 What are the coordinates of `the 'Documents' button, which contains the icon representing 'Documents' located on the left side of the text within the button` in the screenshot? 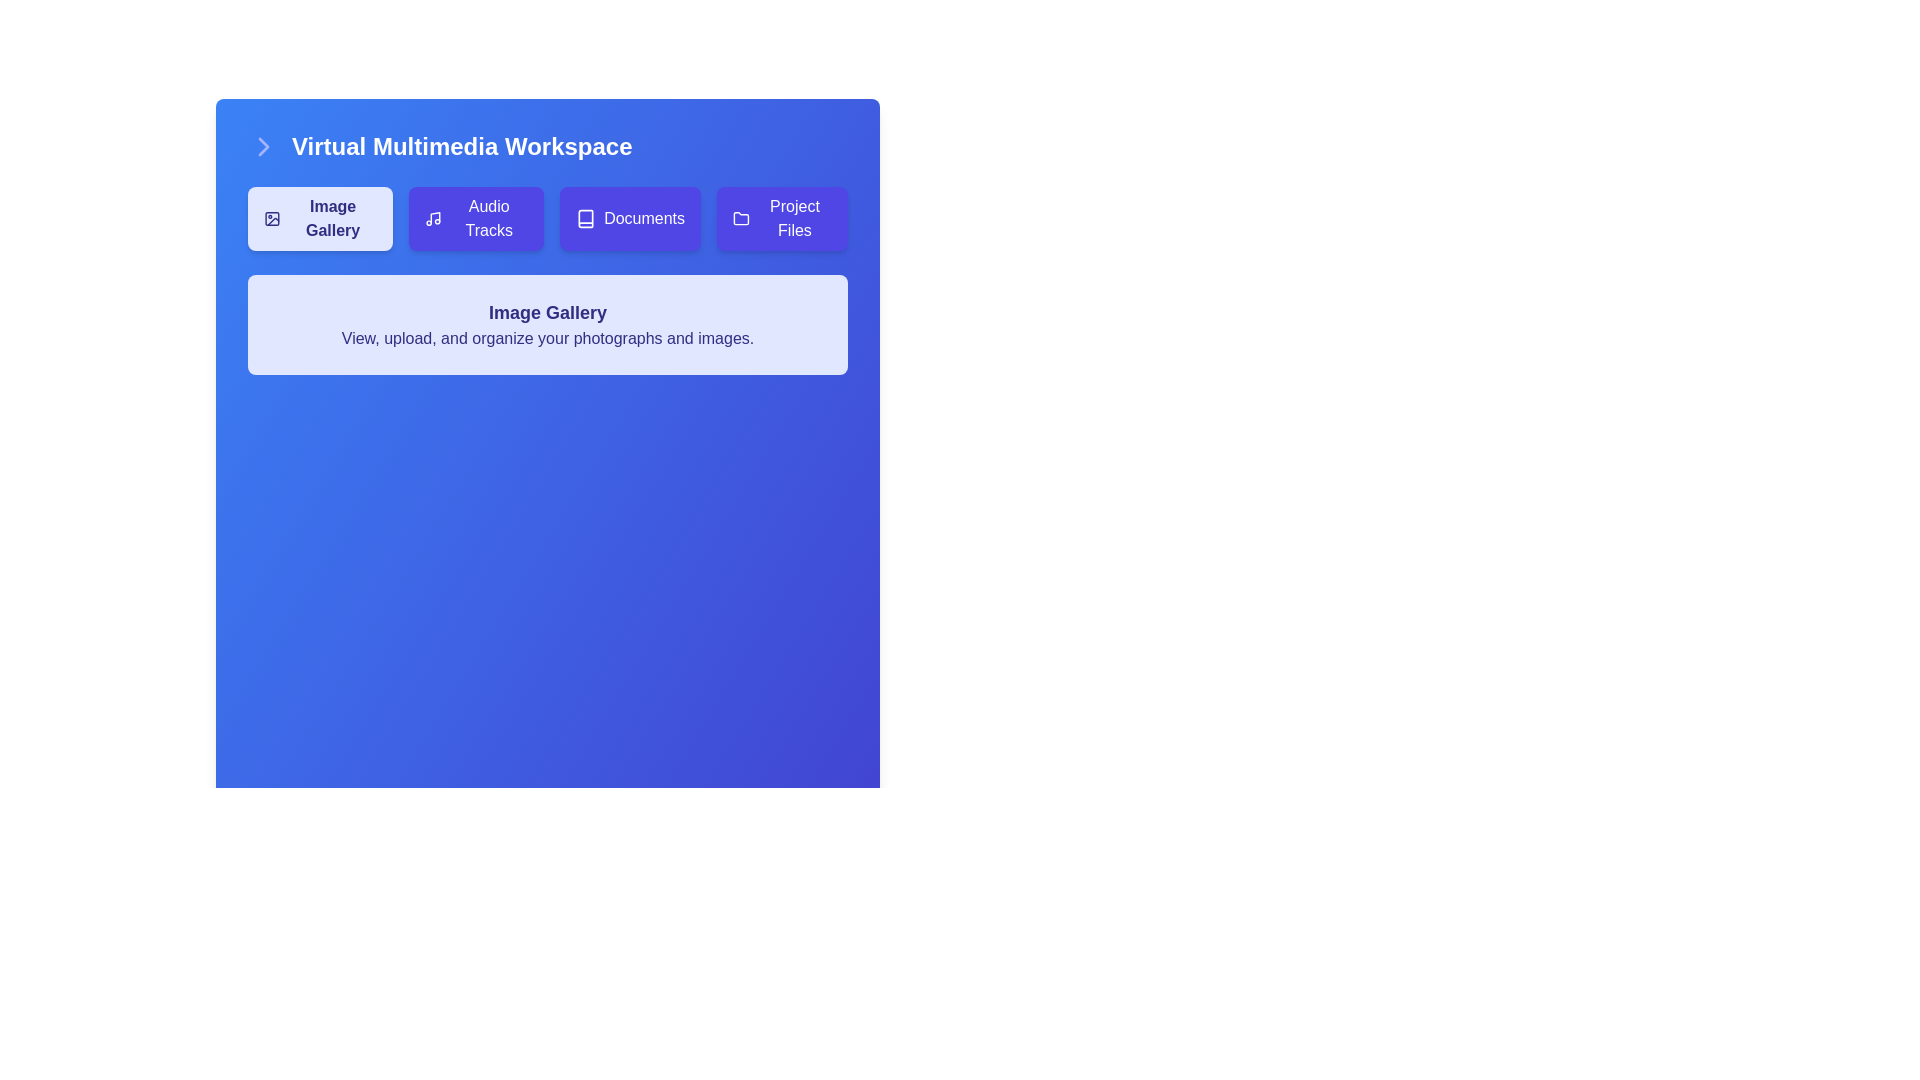 It's located at (585, 219).